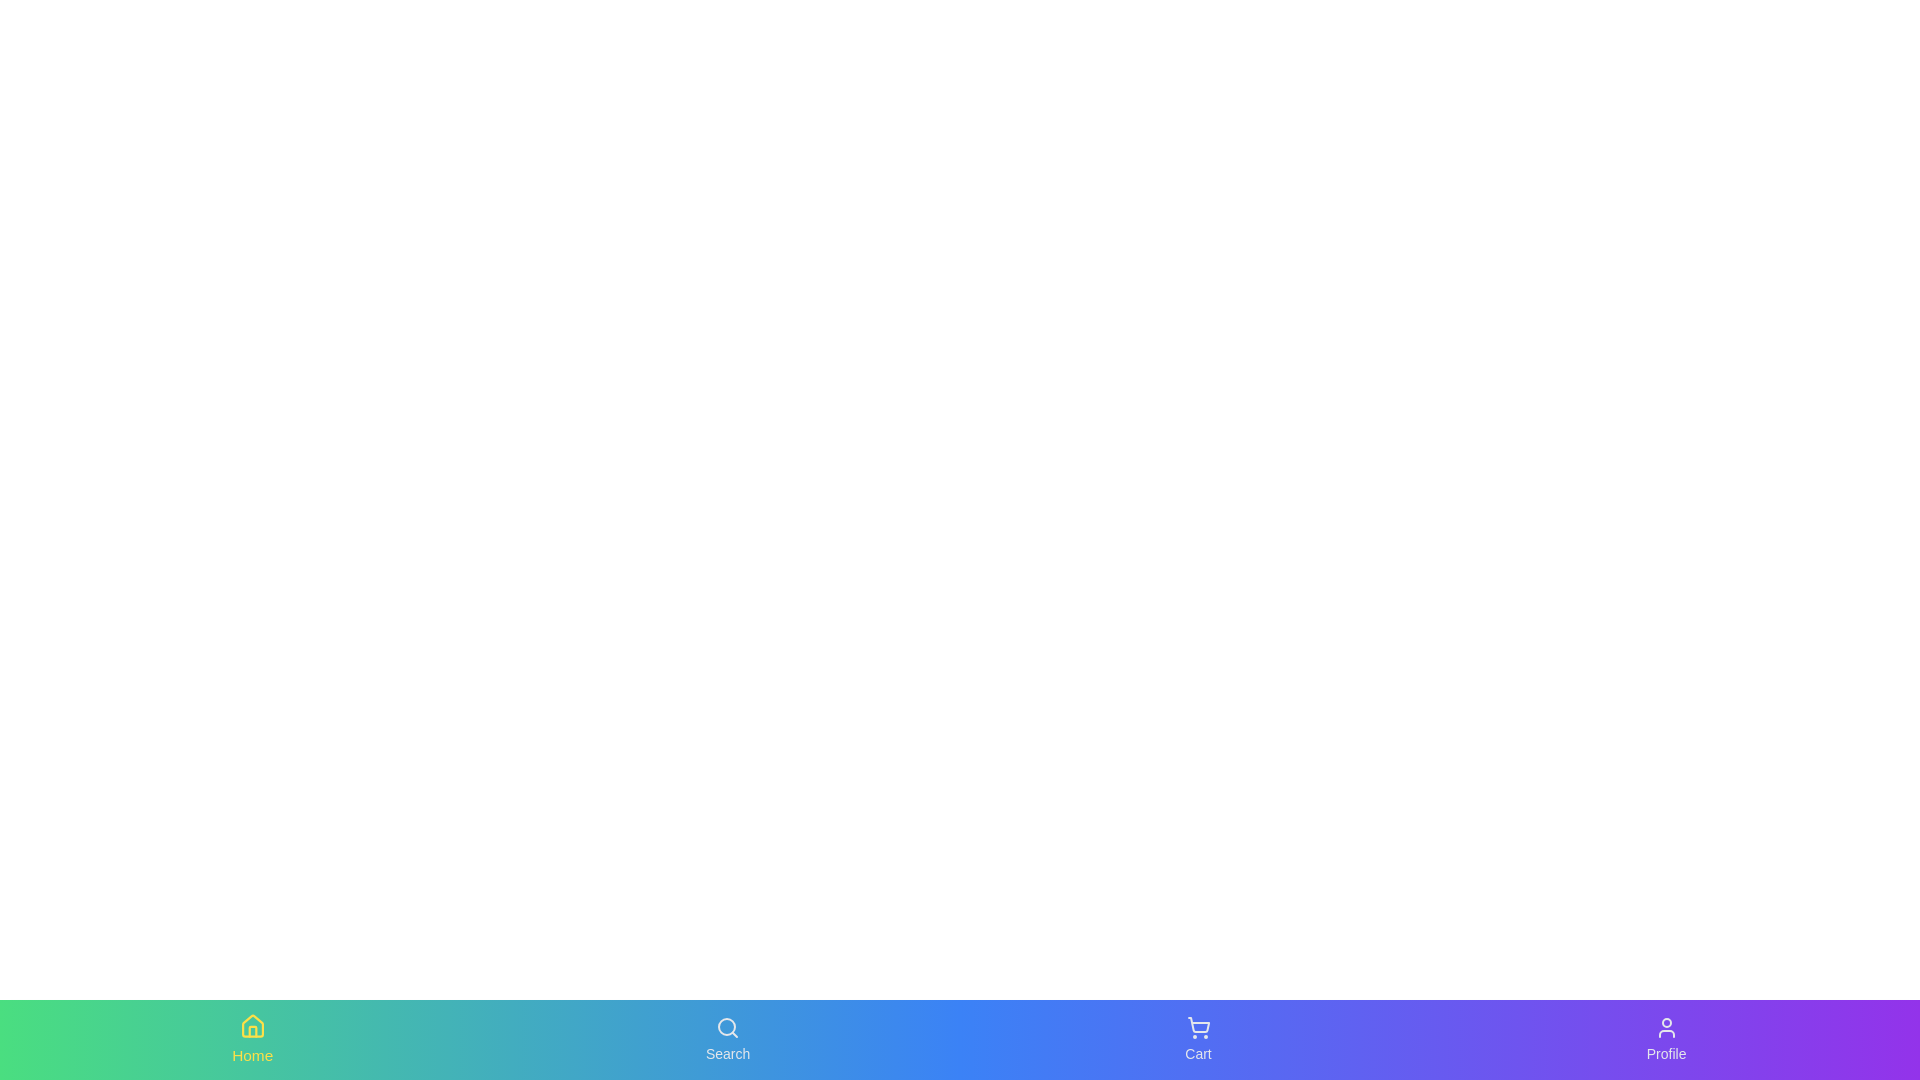 This screenshot has height=1080, width=1920. Describe the element at coordinates (1198, 1039) in the screenshot. I see `the Navigation link with a cart icon and the text 'Cart'` at that location.